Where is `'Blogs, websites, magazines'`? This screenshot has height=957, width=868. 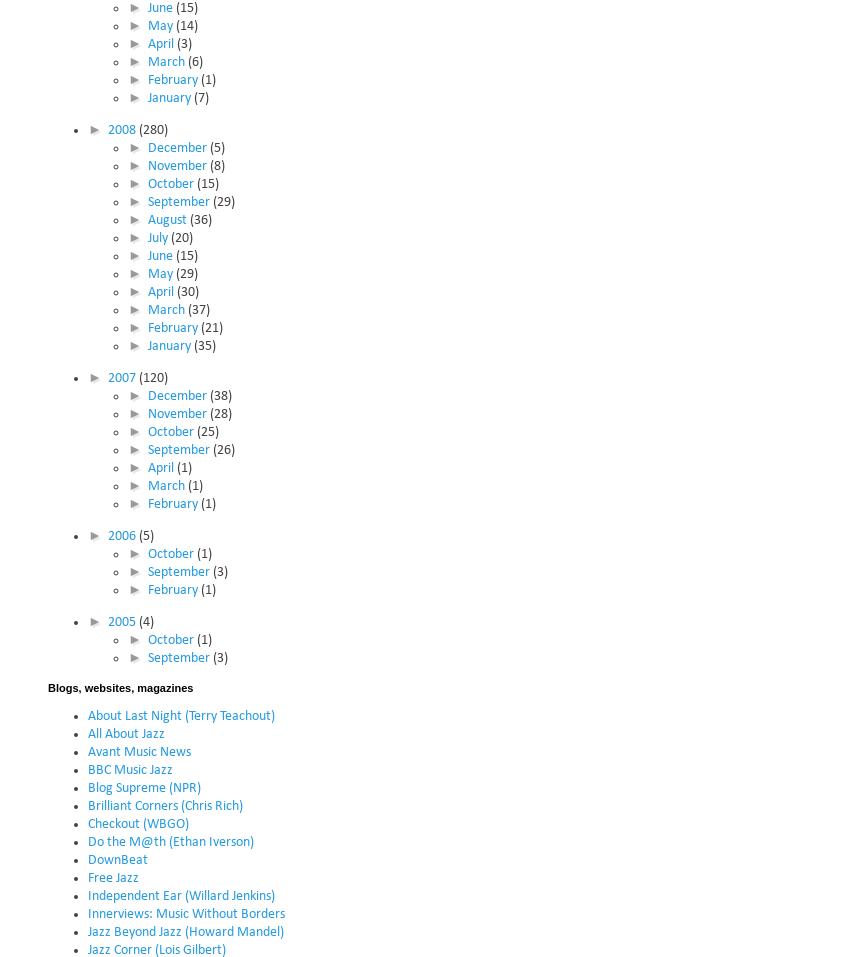
'Blogs, websites, magazines' is located at coordinates (120, 687).